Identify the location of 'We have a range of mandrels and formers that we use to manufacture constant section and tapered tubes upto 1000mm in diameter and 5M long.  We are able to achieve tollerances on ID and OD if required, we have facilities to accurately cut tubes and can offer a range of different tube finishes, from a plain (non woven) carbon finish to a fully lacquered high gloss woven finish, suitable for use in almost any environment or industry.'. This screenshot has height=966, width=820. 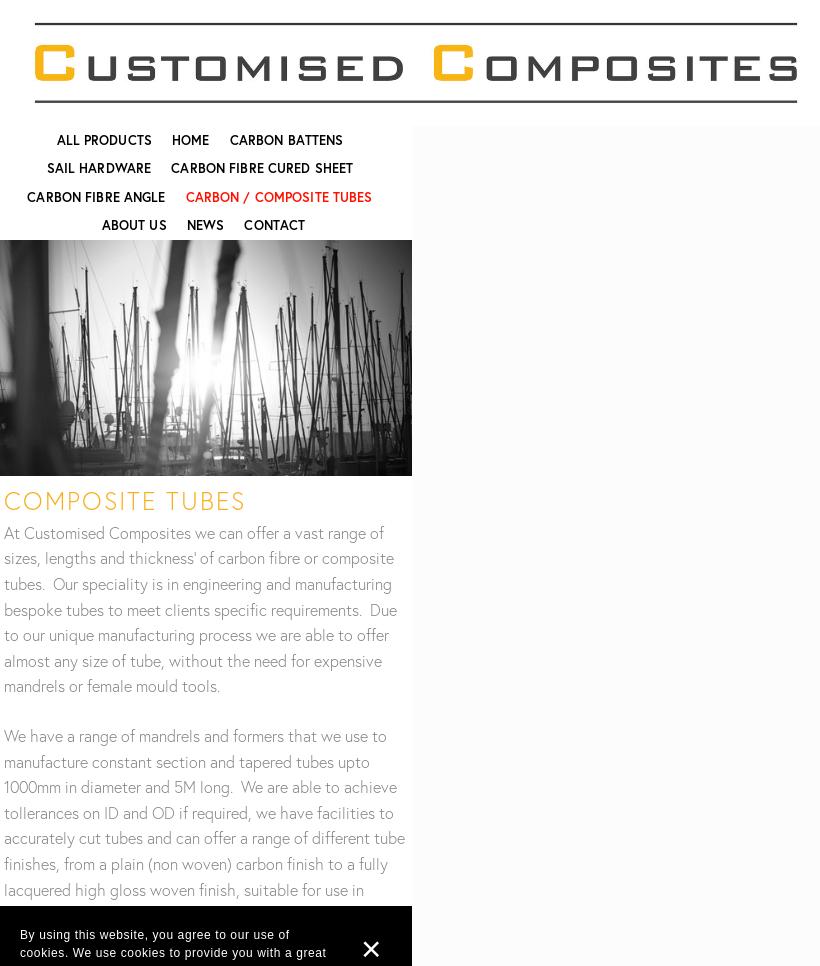
(205, 824).